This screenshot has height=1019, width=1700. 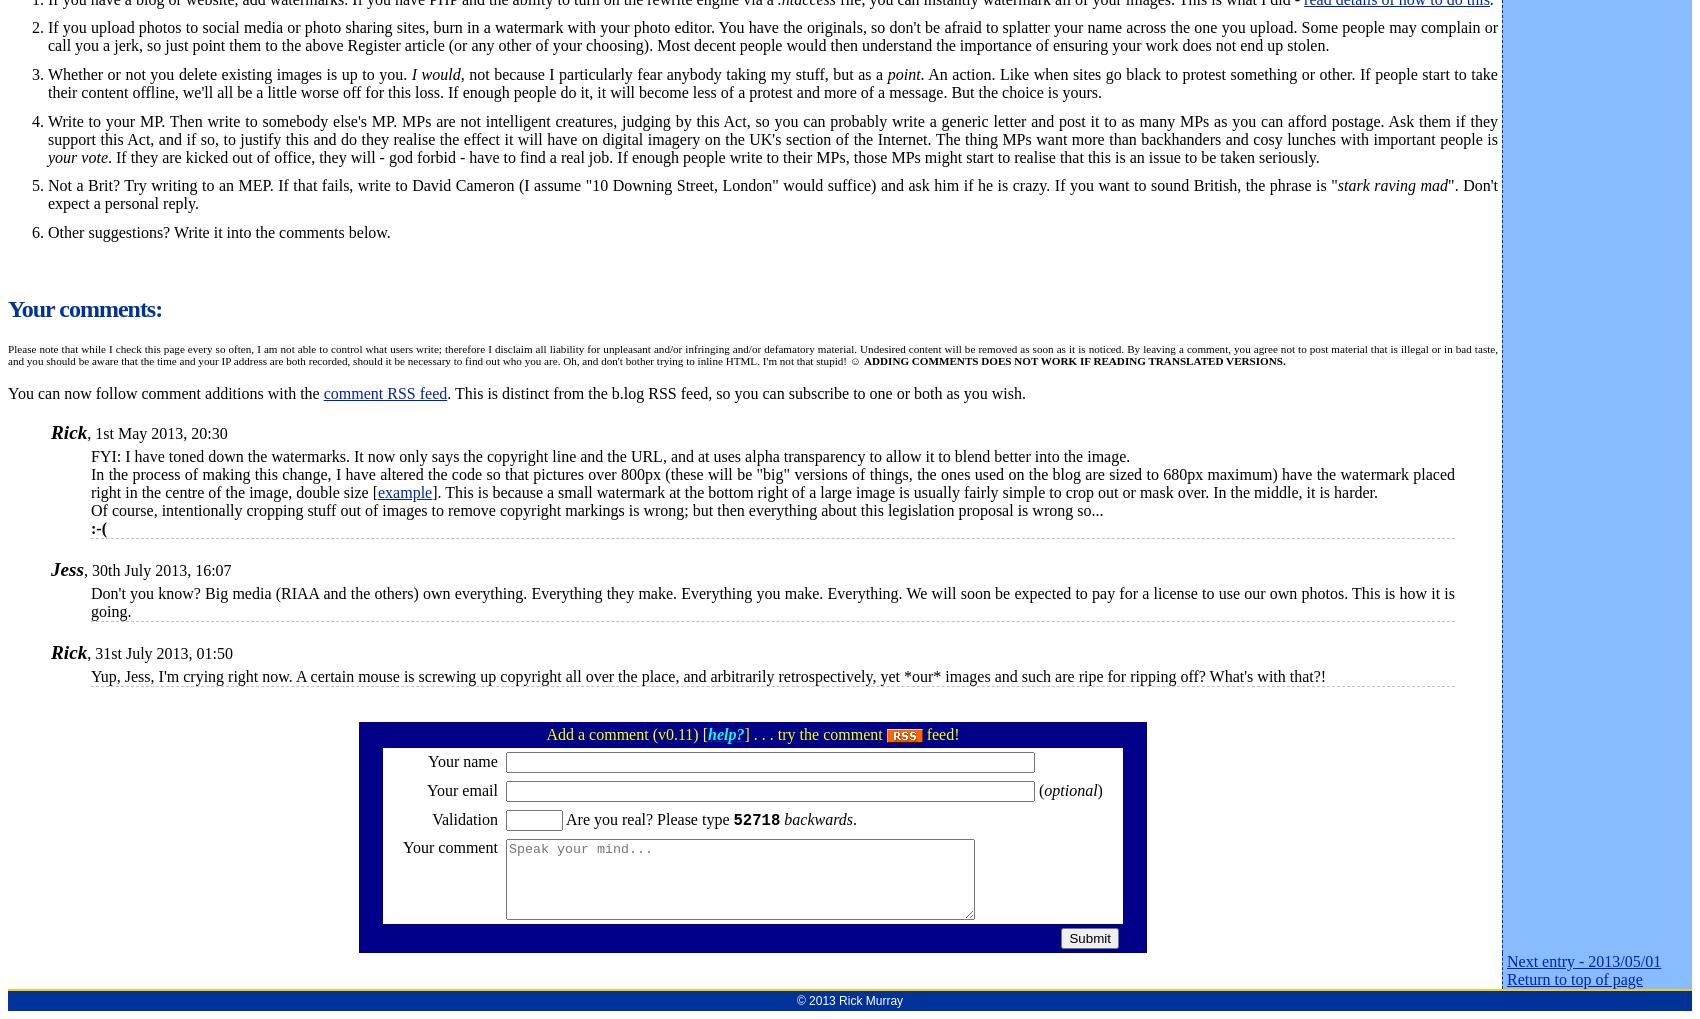 What do you see at coordinates (1574, 978) in the screenshot?
I see `'Return to top of page'` at bounding box center [1574, 978].